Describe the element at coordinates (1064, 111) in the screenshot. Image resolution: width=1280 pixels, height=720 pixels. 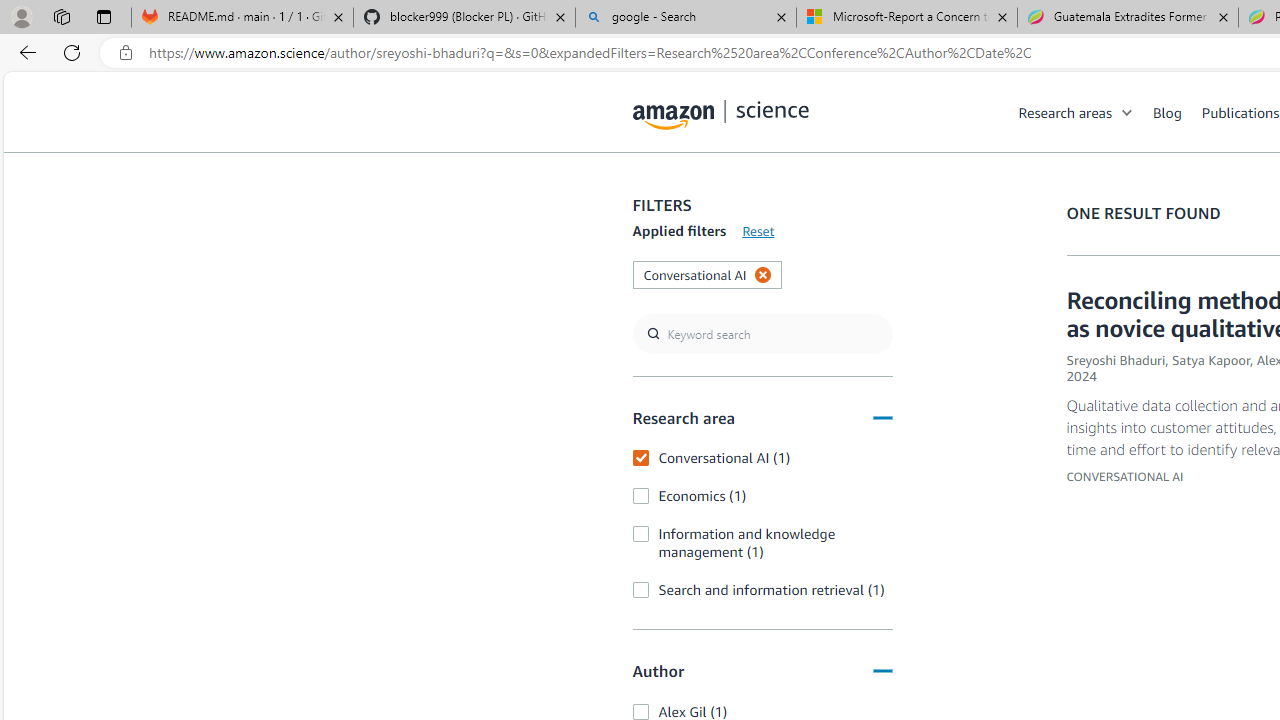
I see `'Research areas'` at that location.